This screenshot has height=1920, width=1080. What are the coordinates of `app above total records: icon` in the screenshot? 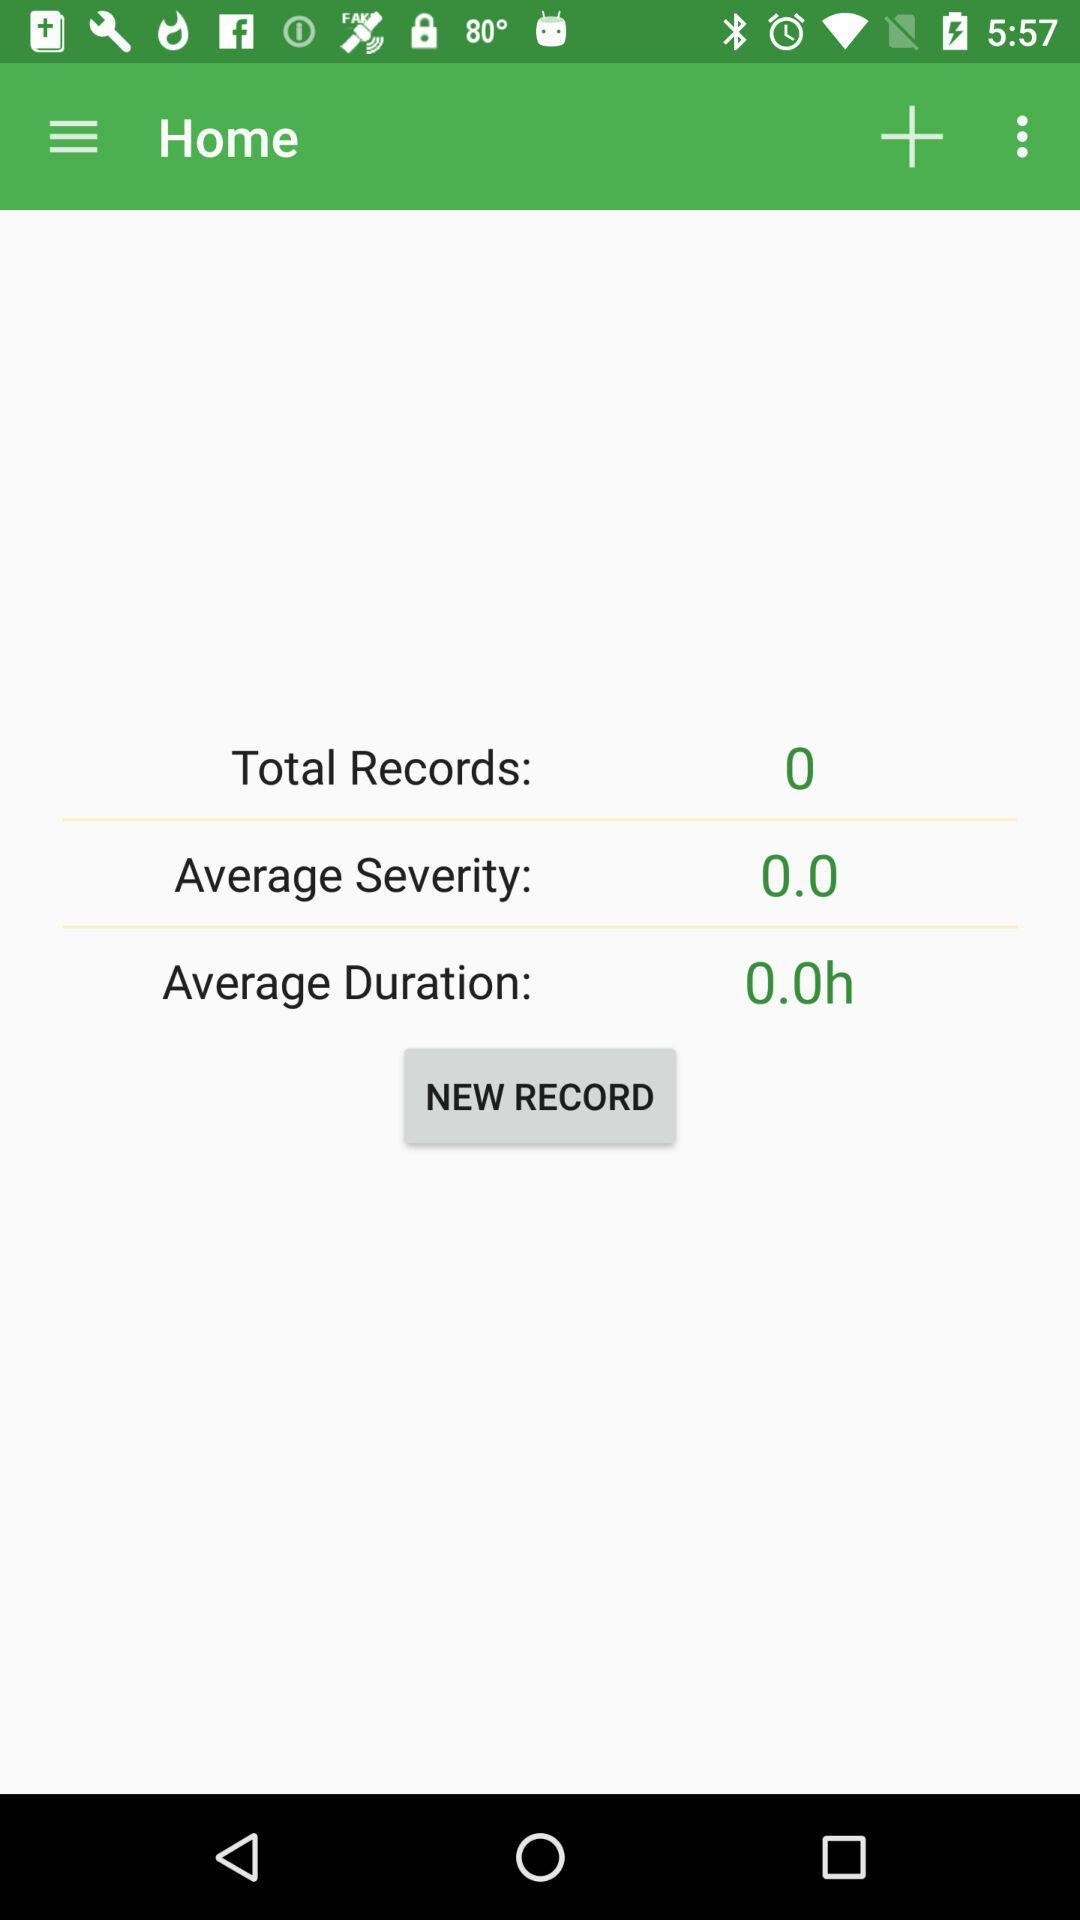 It's located at (72, 135).